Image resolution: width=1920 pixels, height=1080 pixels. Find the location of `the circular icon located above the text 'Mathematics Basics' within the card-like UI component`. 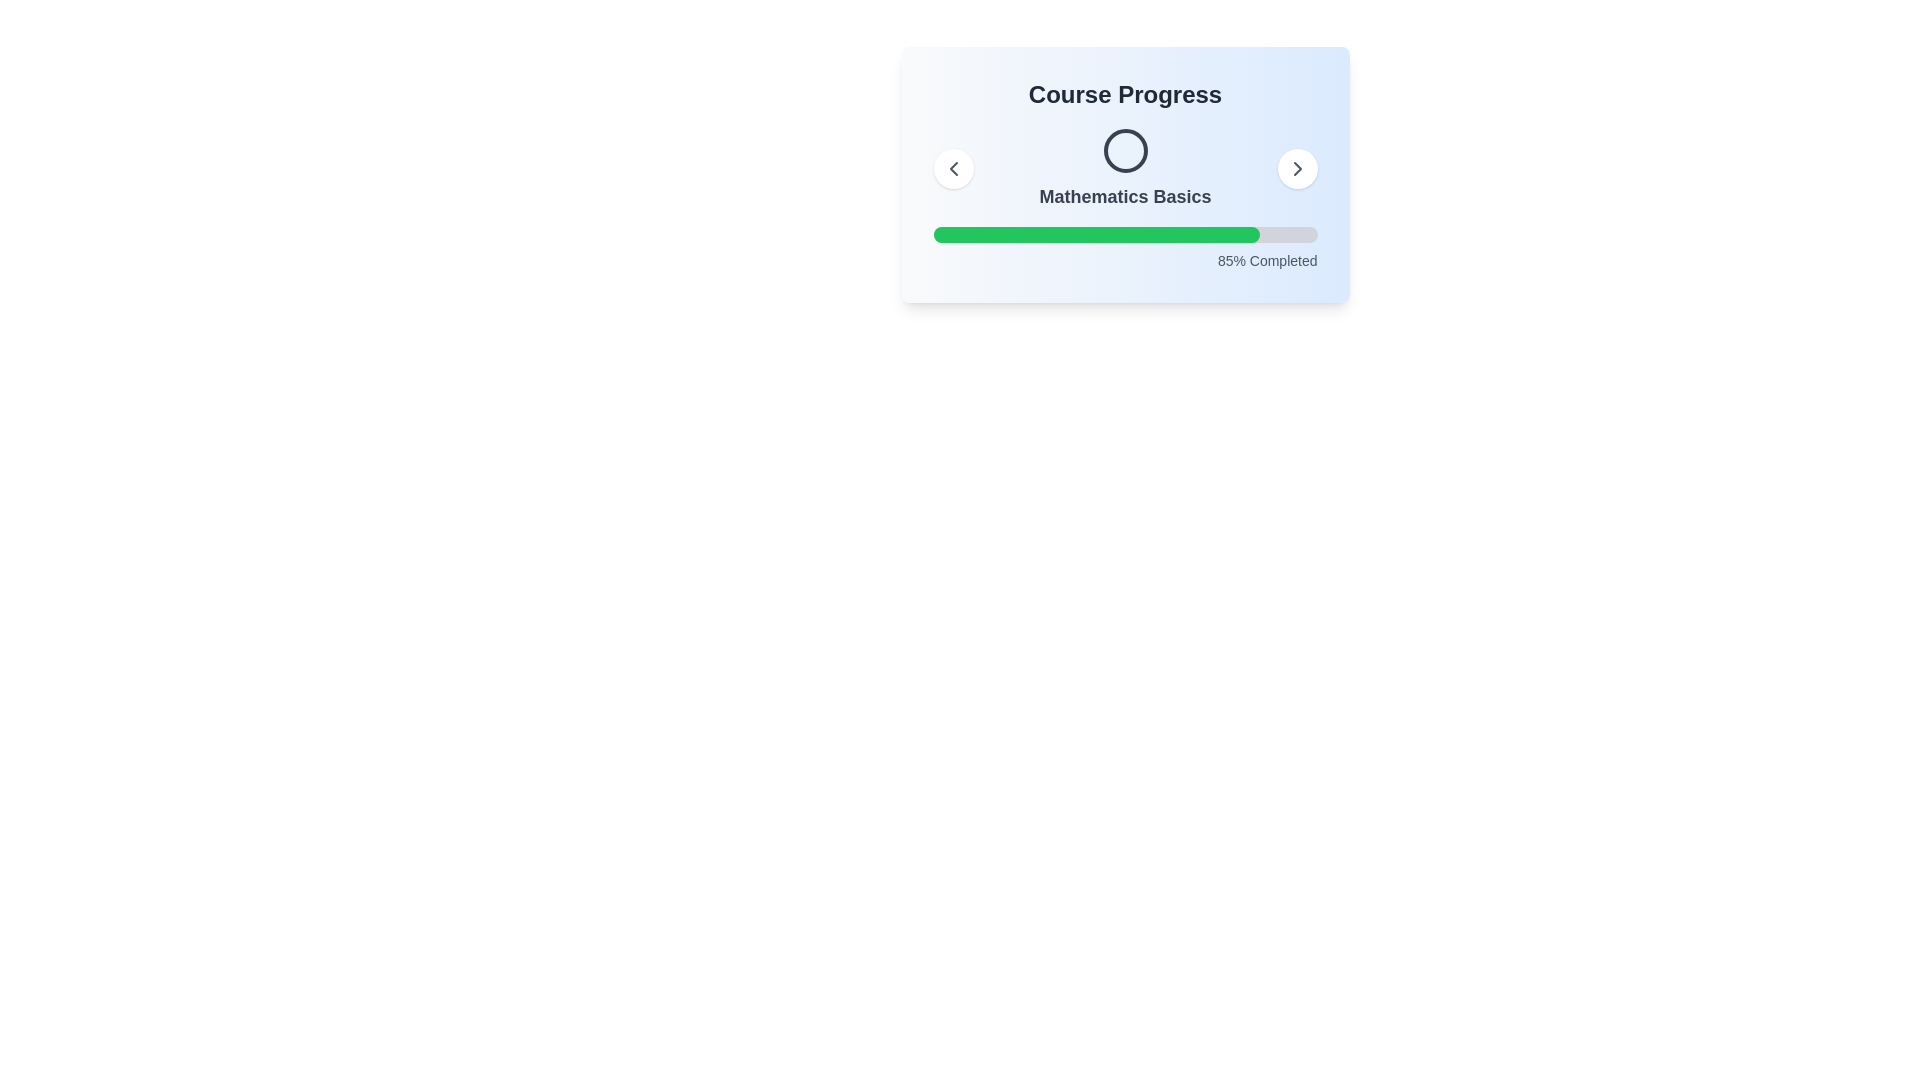

the circular icon located above the text 'Mathematics Basics' within the card-like UI component is located at coordinates (1125, 149).